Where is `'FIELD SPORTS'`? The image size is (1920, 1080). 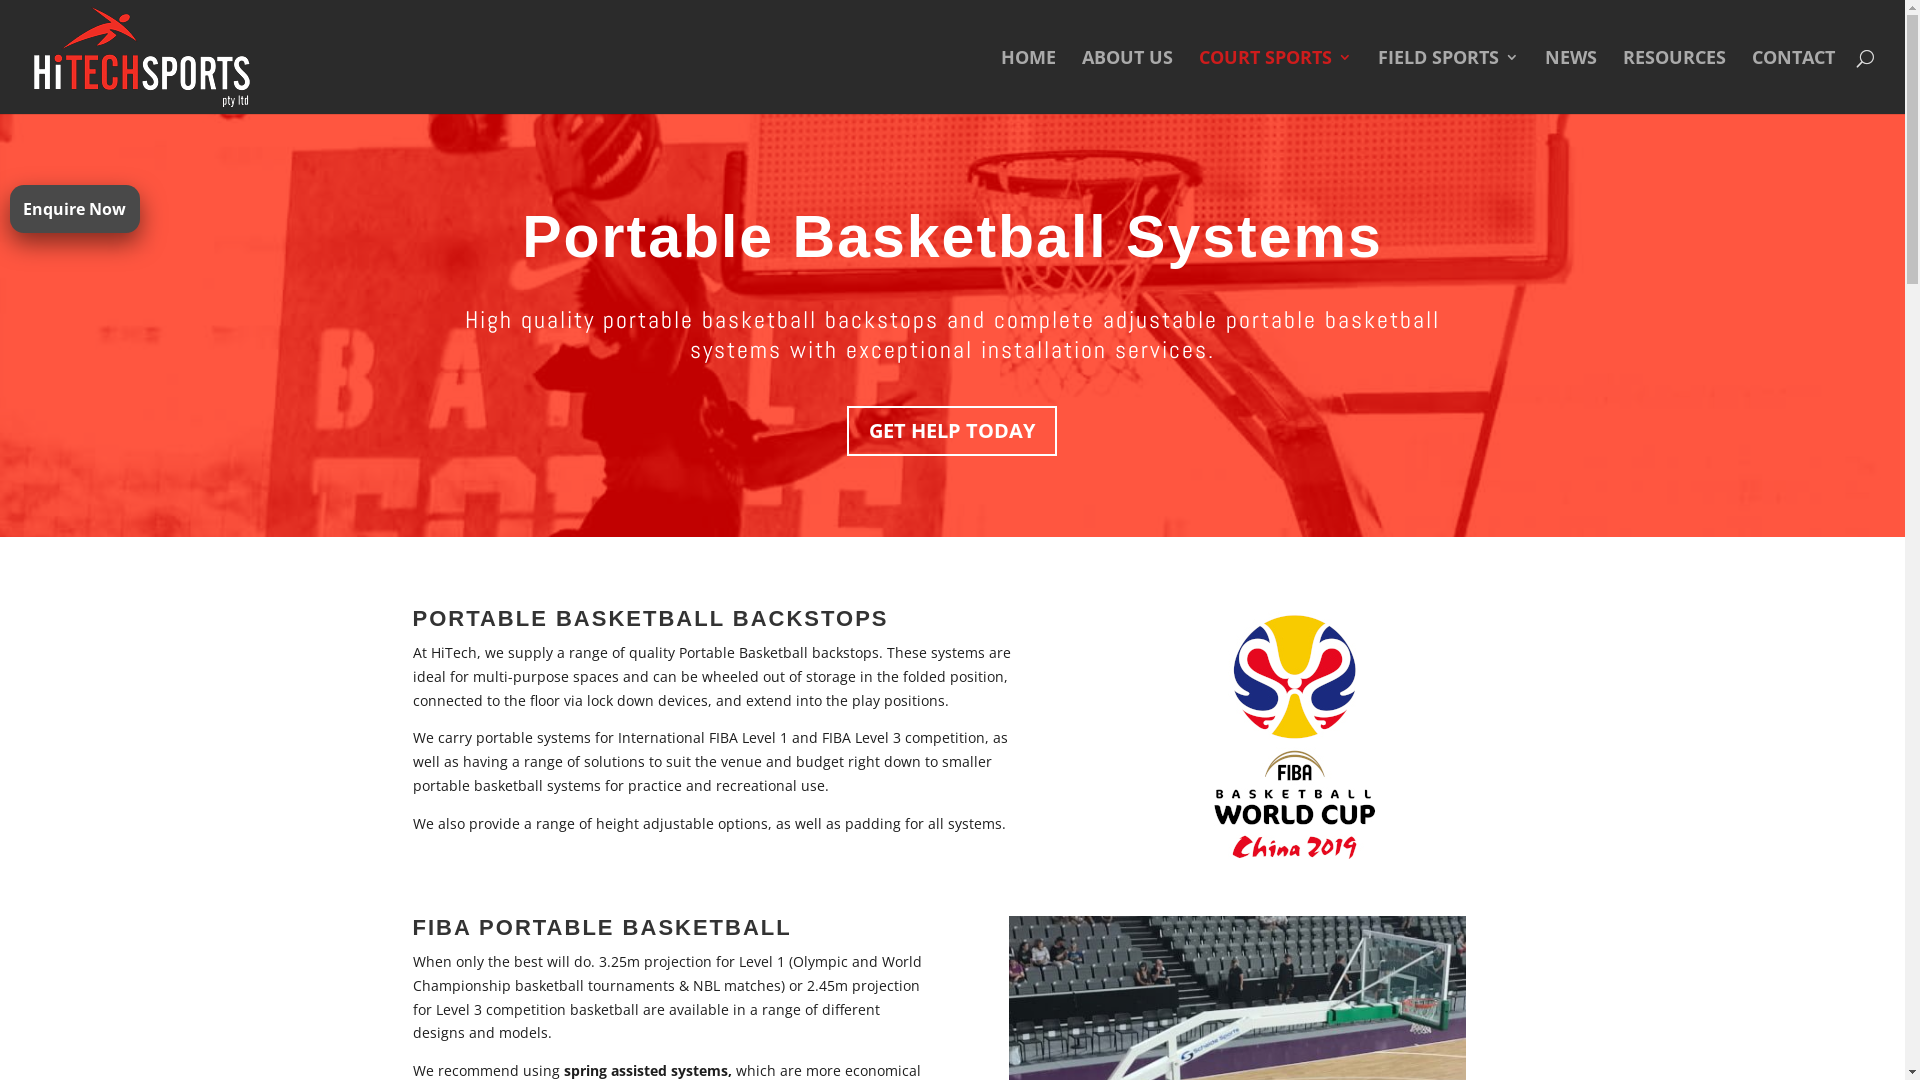
'FIELD SPORTS' is located at coordinates (1376, 80).